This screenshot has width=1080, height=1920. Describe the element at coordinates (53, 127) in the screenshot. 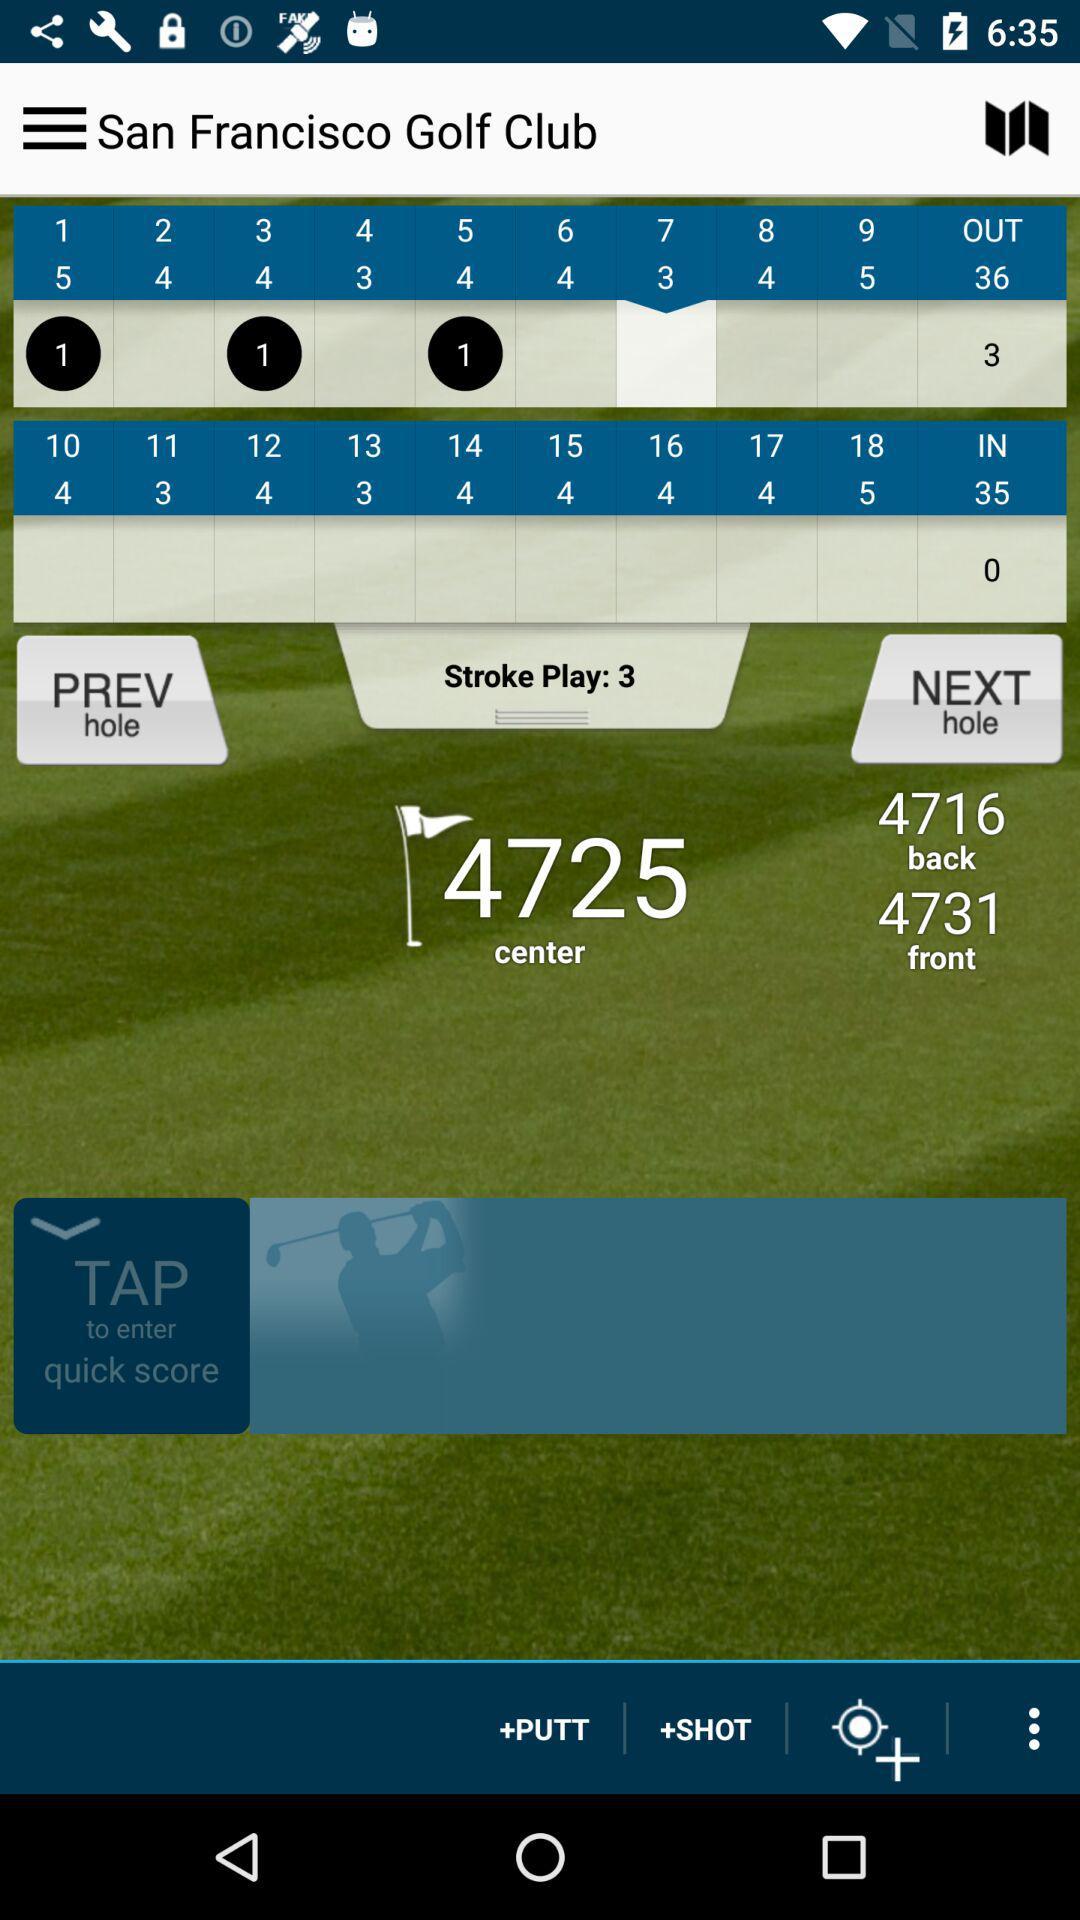

I see `hamburger menu` at that location.